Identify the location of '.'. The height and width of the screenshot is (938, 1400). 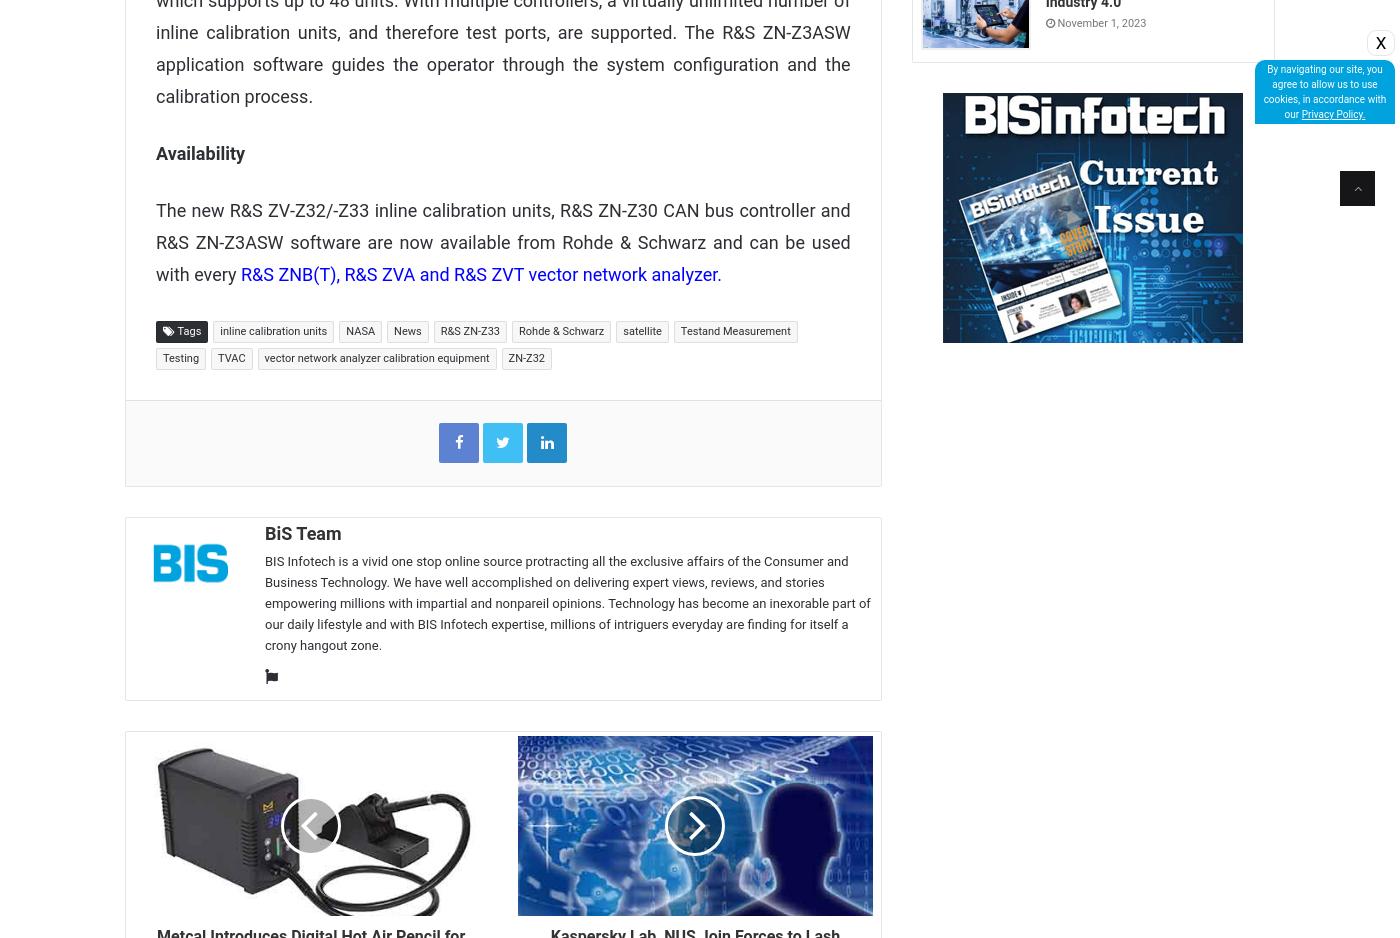
(719, 273).